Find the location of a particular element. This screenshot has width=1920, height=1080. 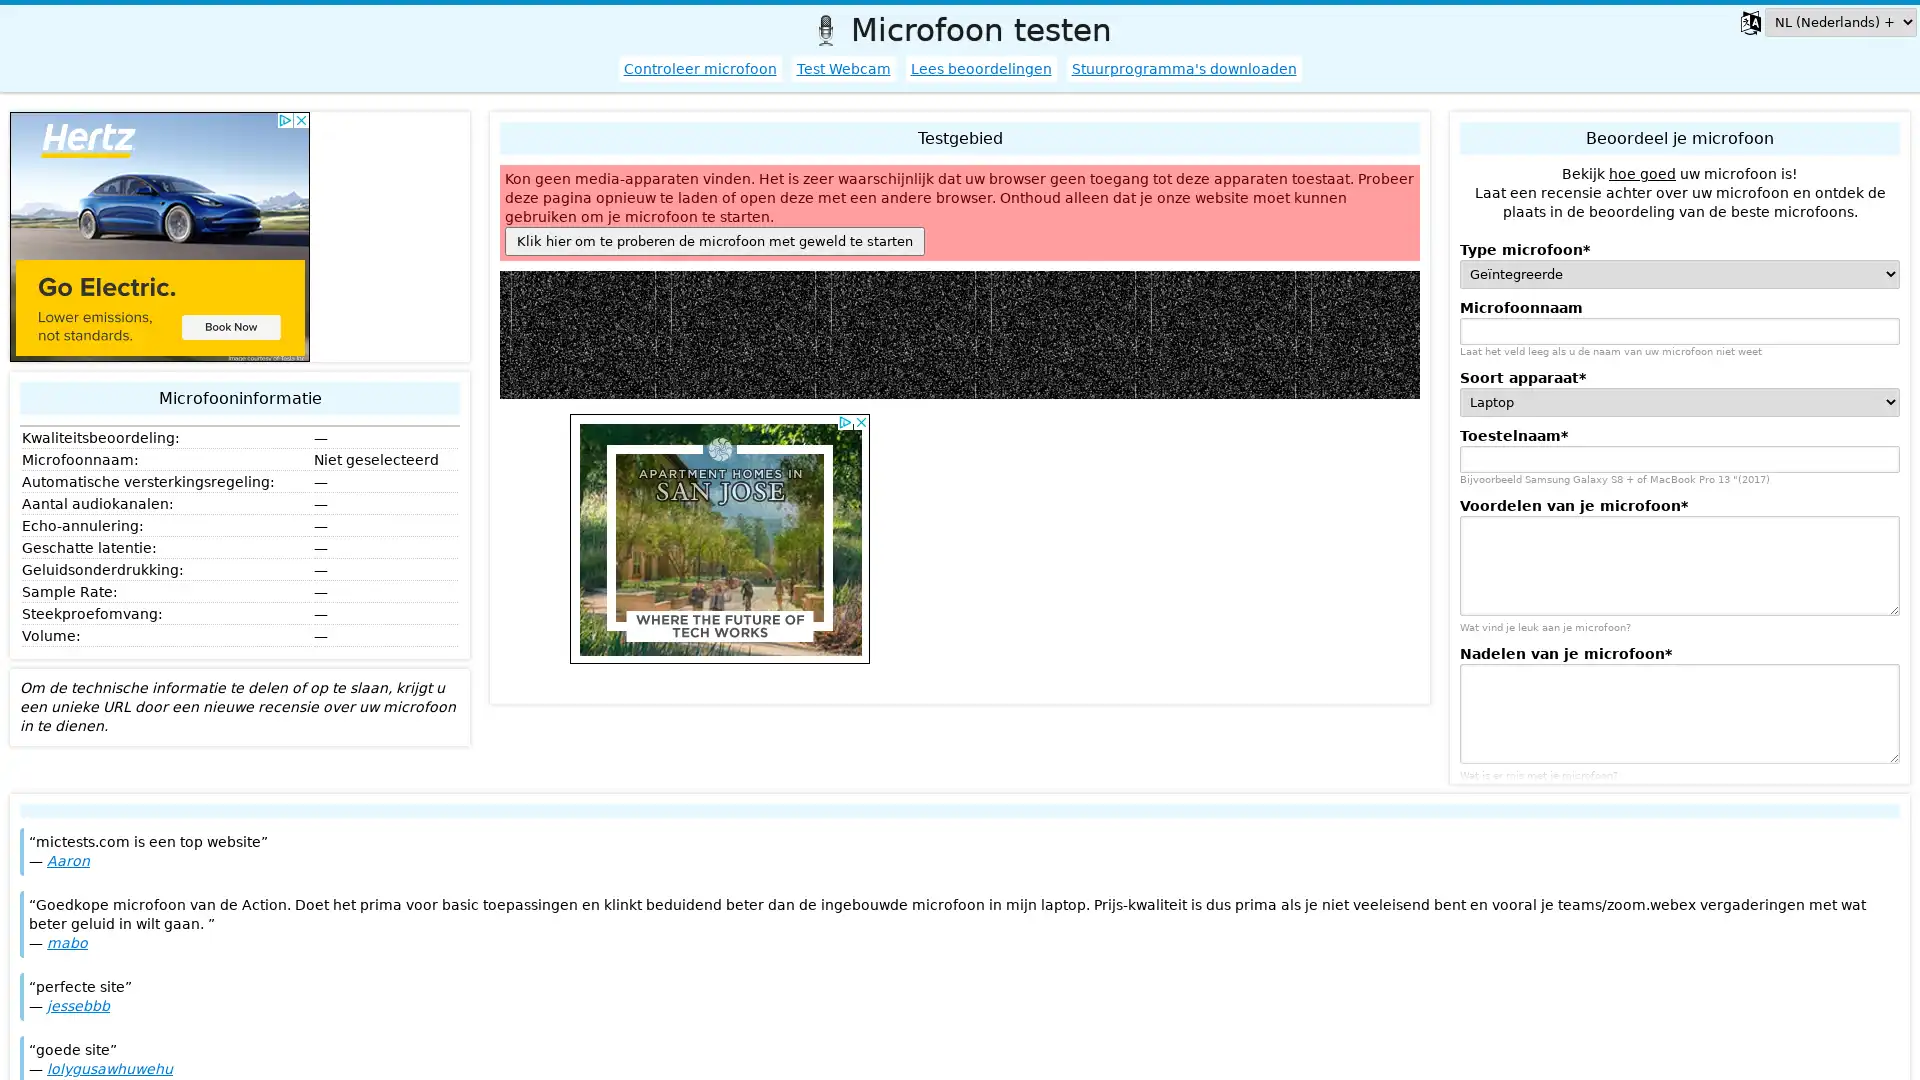

Klik hier om te proberen de microfoon met geweld te starten is located at coordinates (715, 240).